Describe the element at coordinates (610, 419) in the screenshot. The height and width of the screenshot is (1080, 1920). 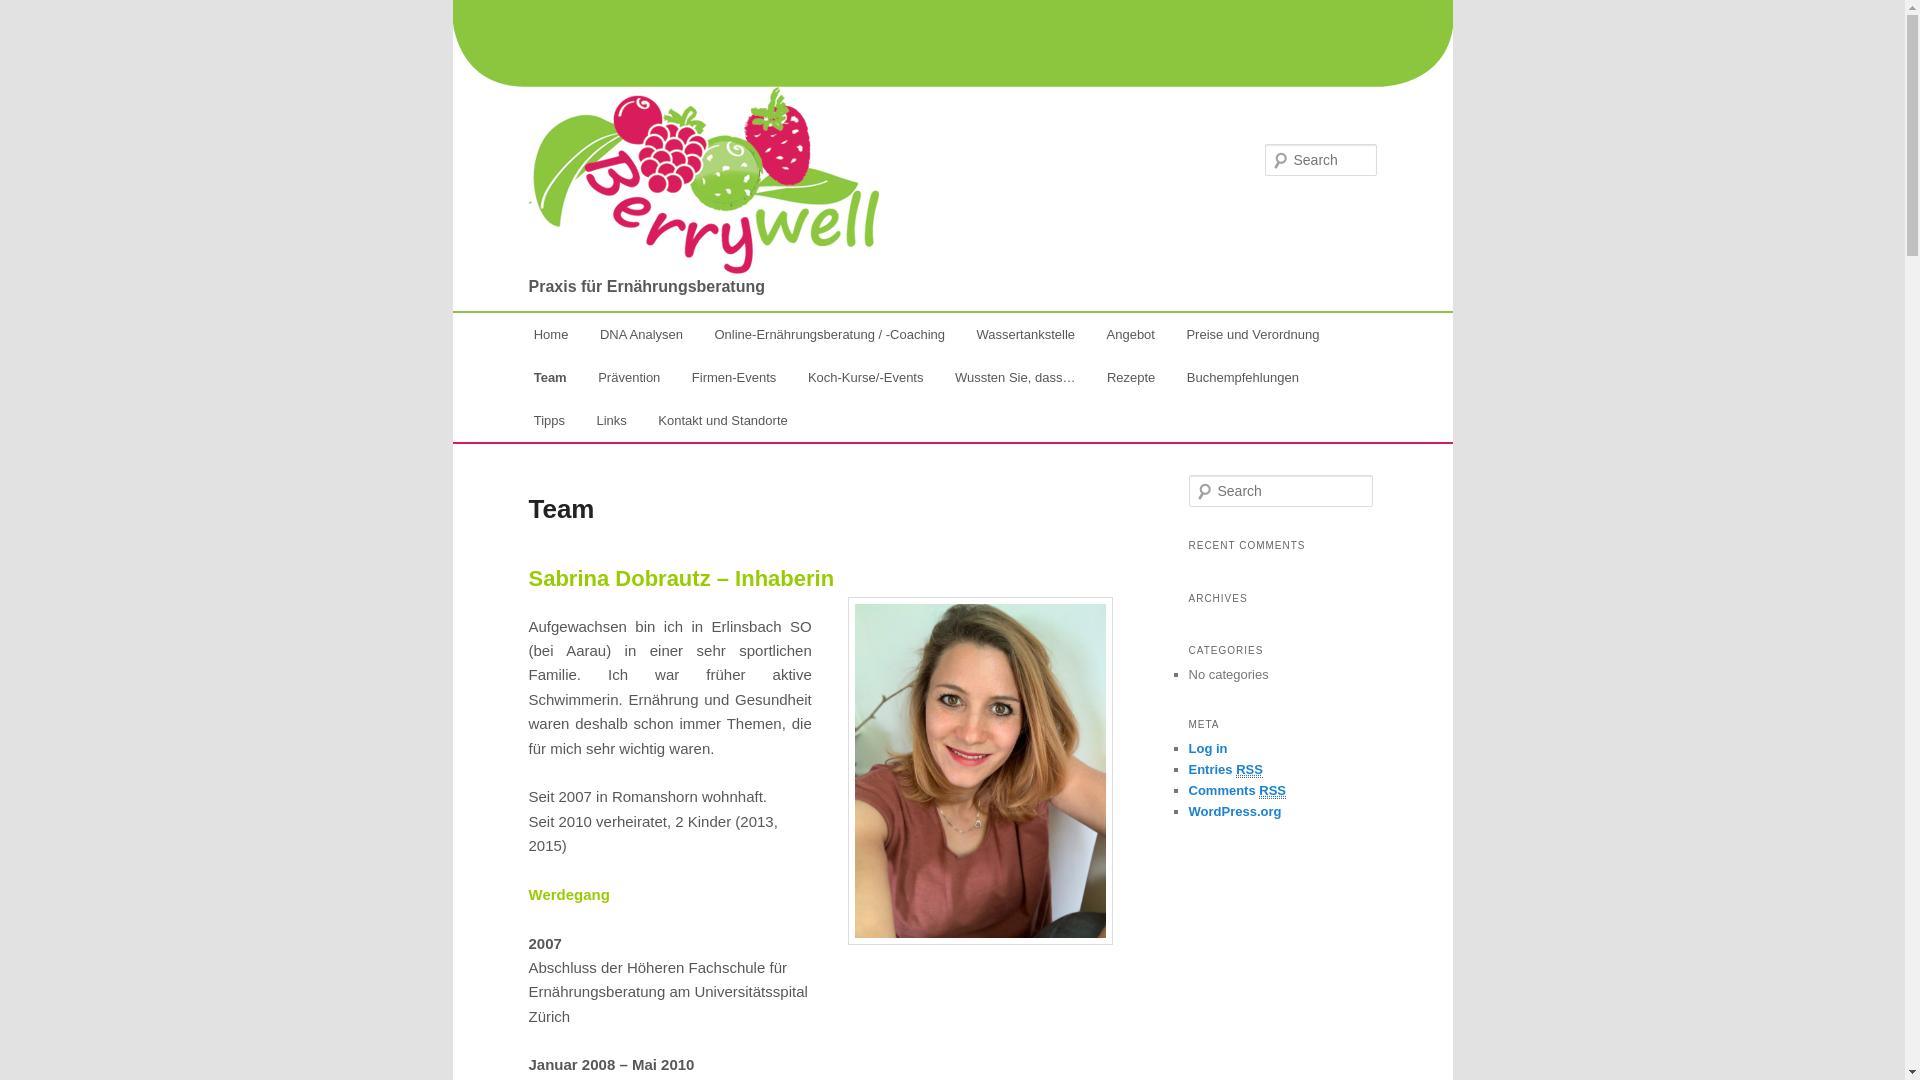
I see `'Links'` at that location.